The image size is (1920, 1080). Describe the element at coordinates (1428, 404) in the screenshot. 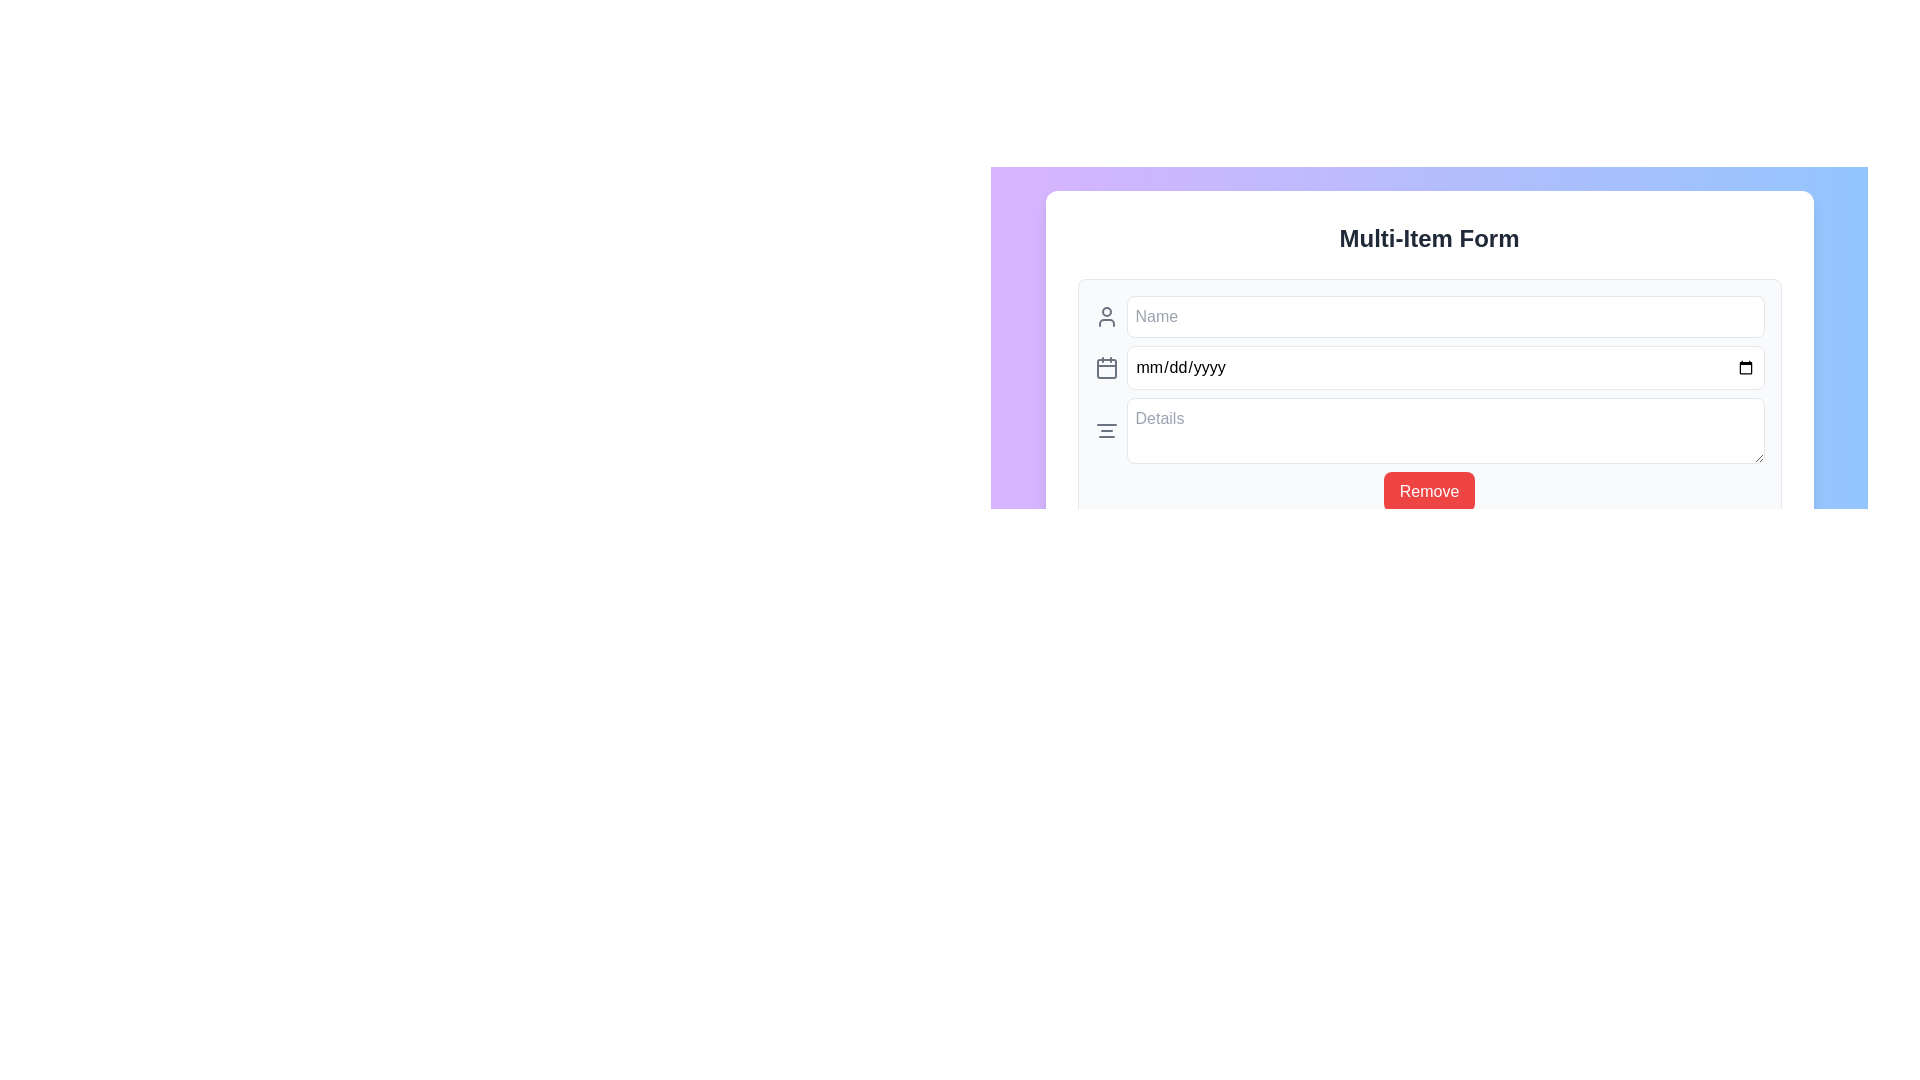

I see `the 'Details' field within the form segment designed for capturing multiple pieces of information` at that location.